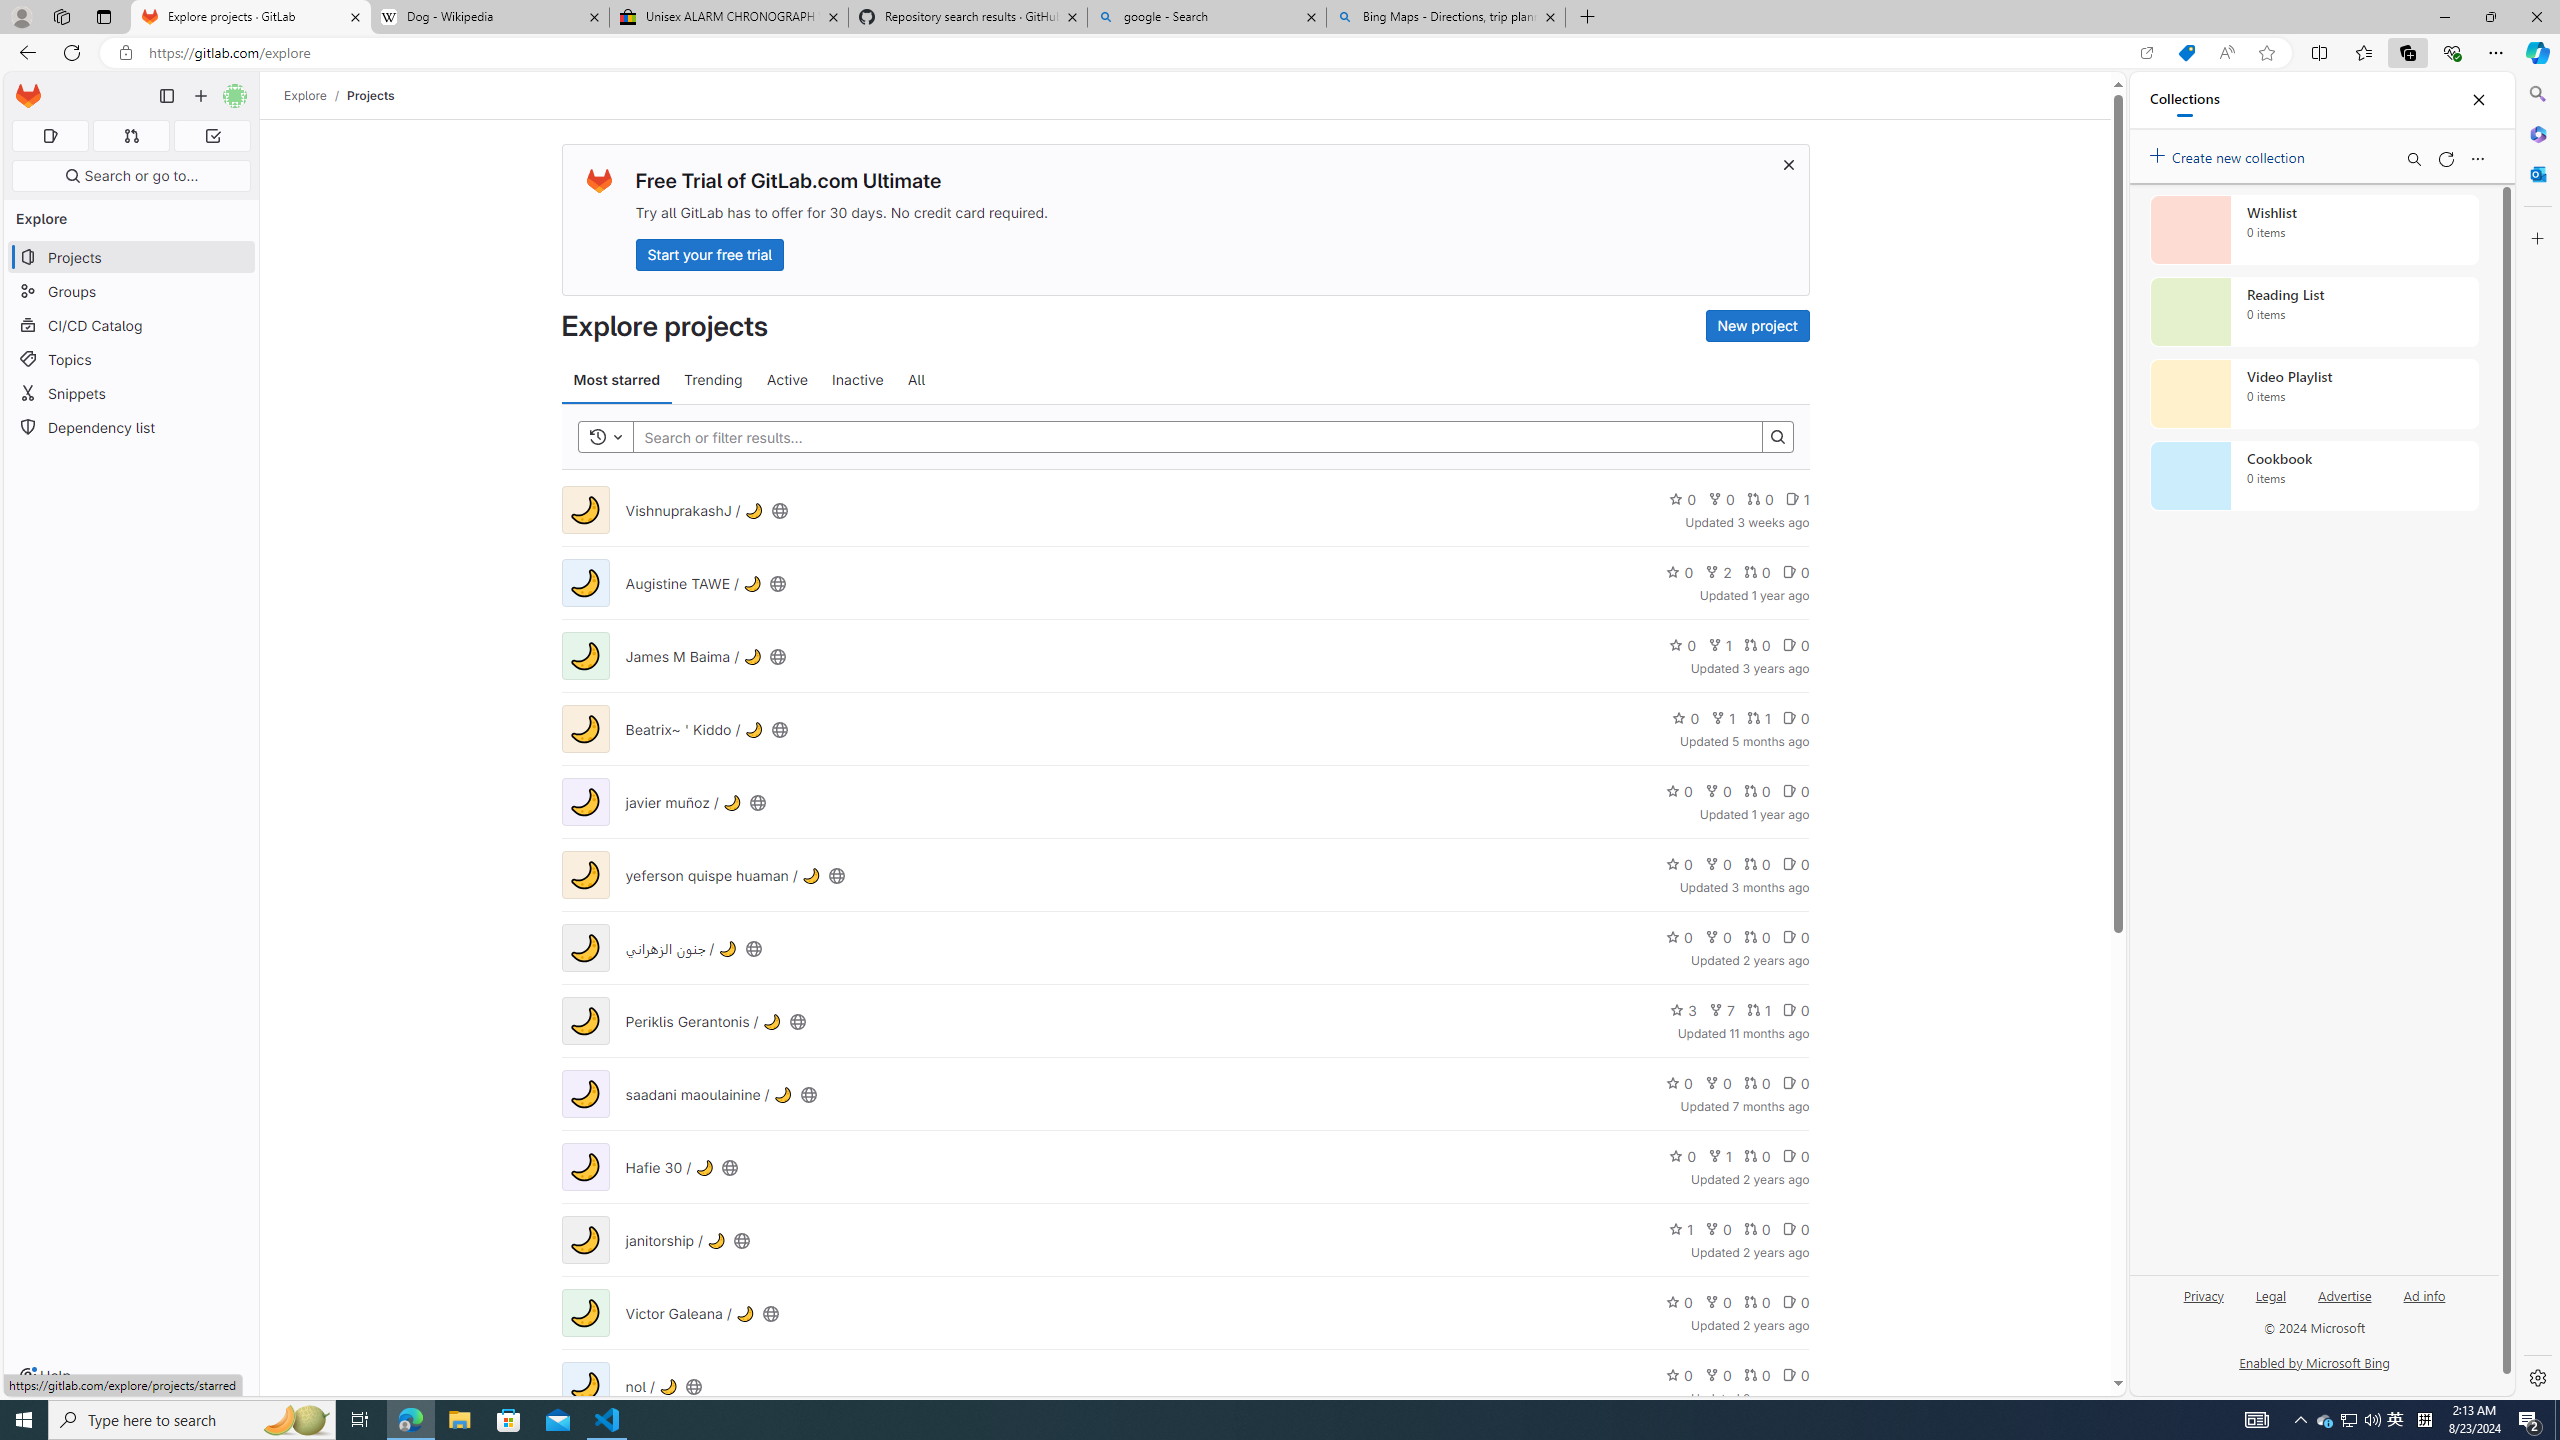 This screenshot has width=2560, height=1440. Describe the element at coordinates (130, 359) in the screenshot. I see `'Topics'` at that location.